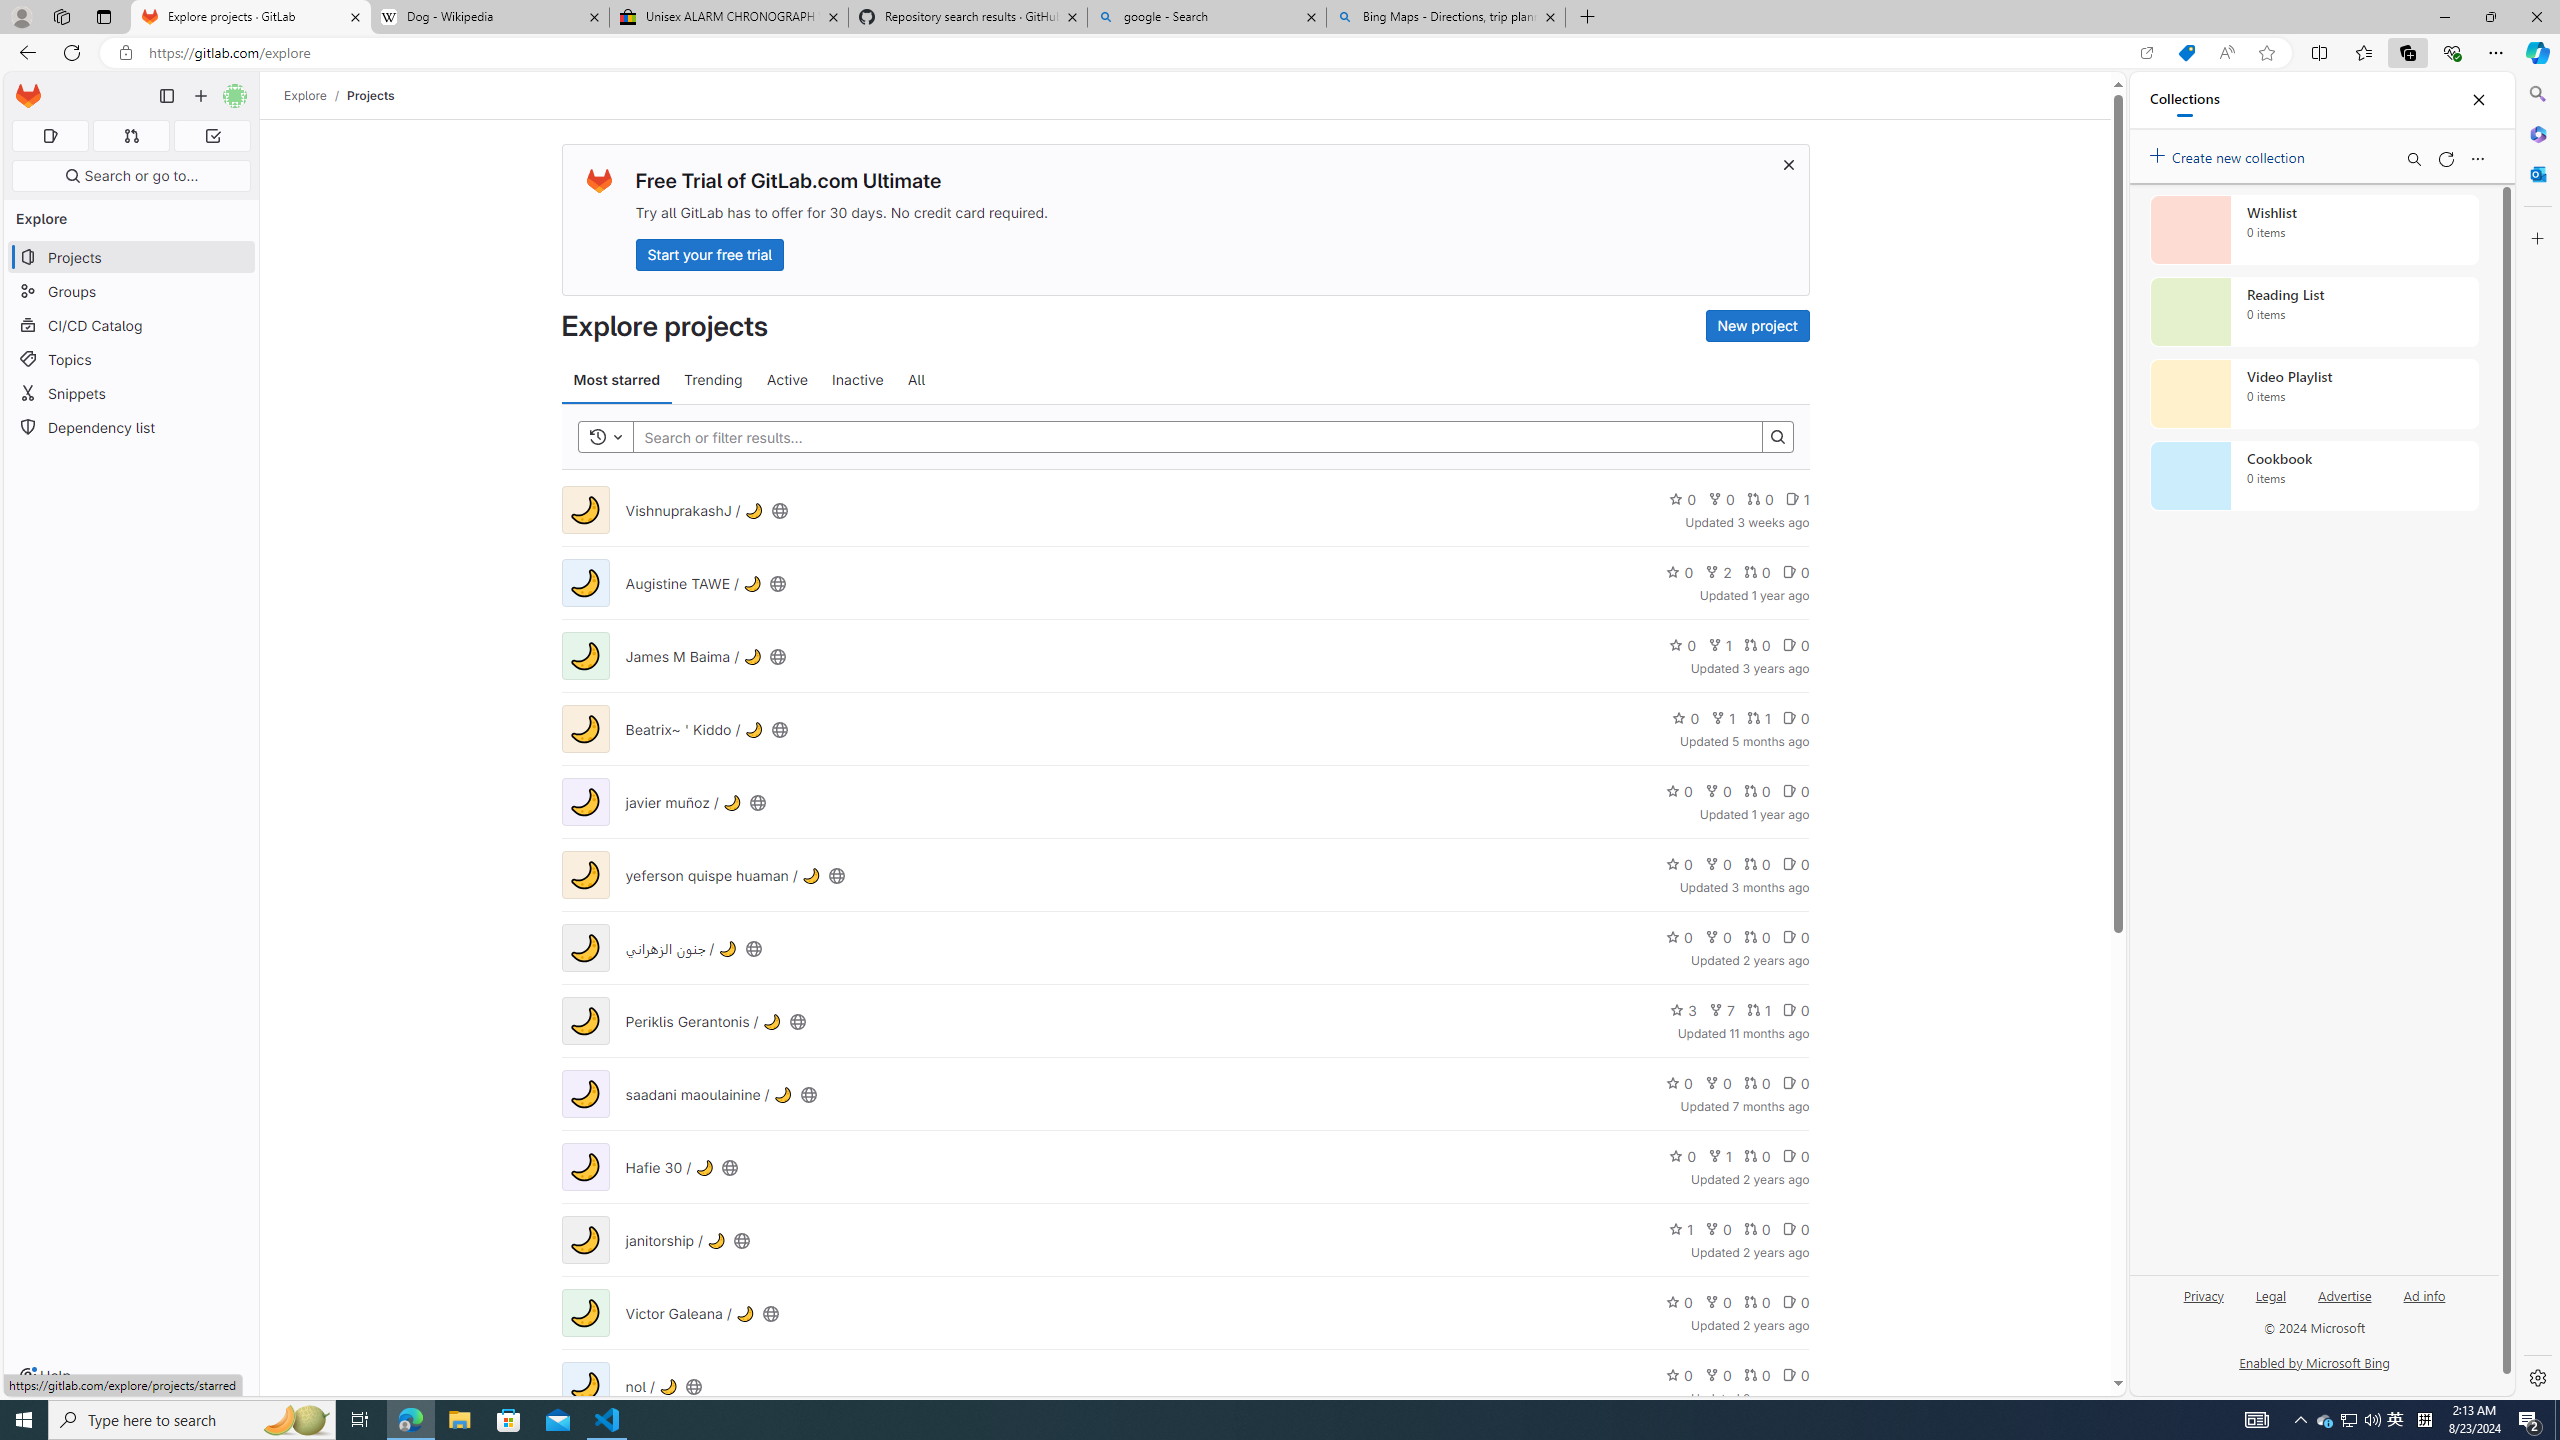 This screenshot has width=2560, height=1440. Describe the element at coordinates (130, 359) in the screenshot. I see `'Topics'` at that location.